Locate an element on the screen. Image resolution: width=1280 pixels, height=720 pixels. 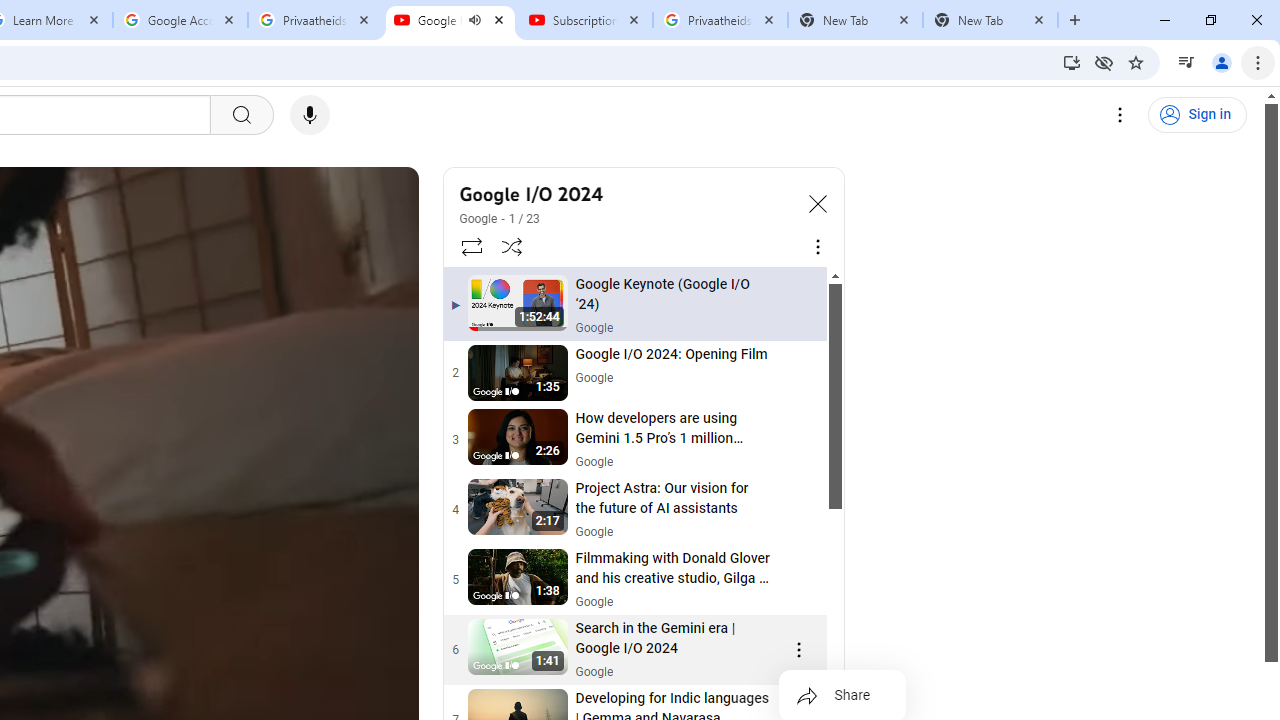
'Google Account' is located at coordinates (180, 20).